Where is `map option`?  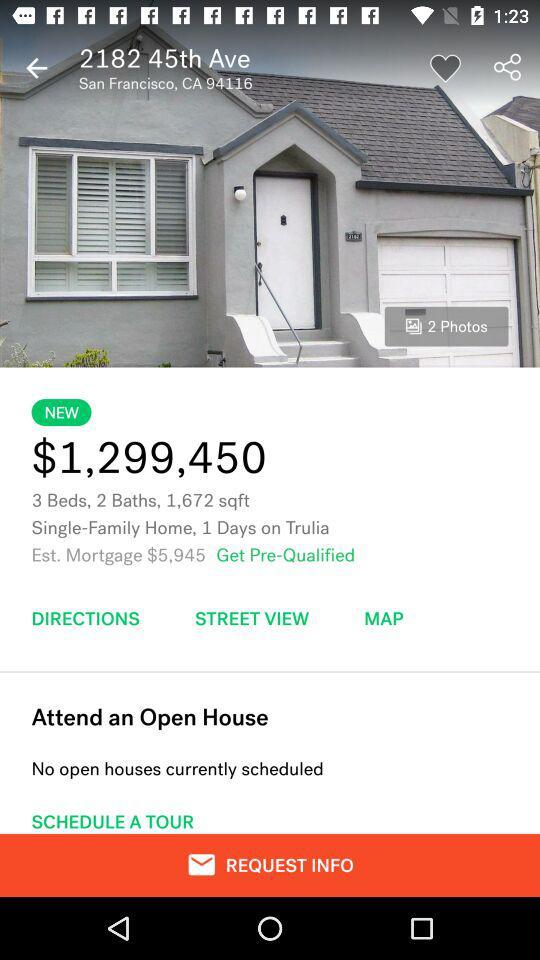 map option is located at coordinates (383, 617).